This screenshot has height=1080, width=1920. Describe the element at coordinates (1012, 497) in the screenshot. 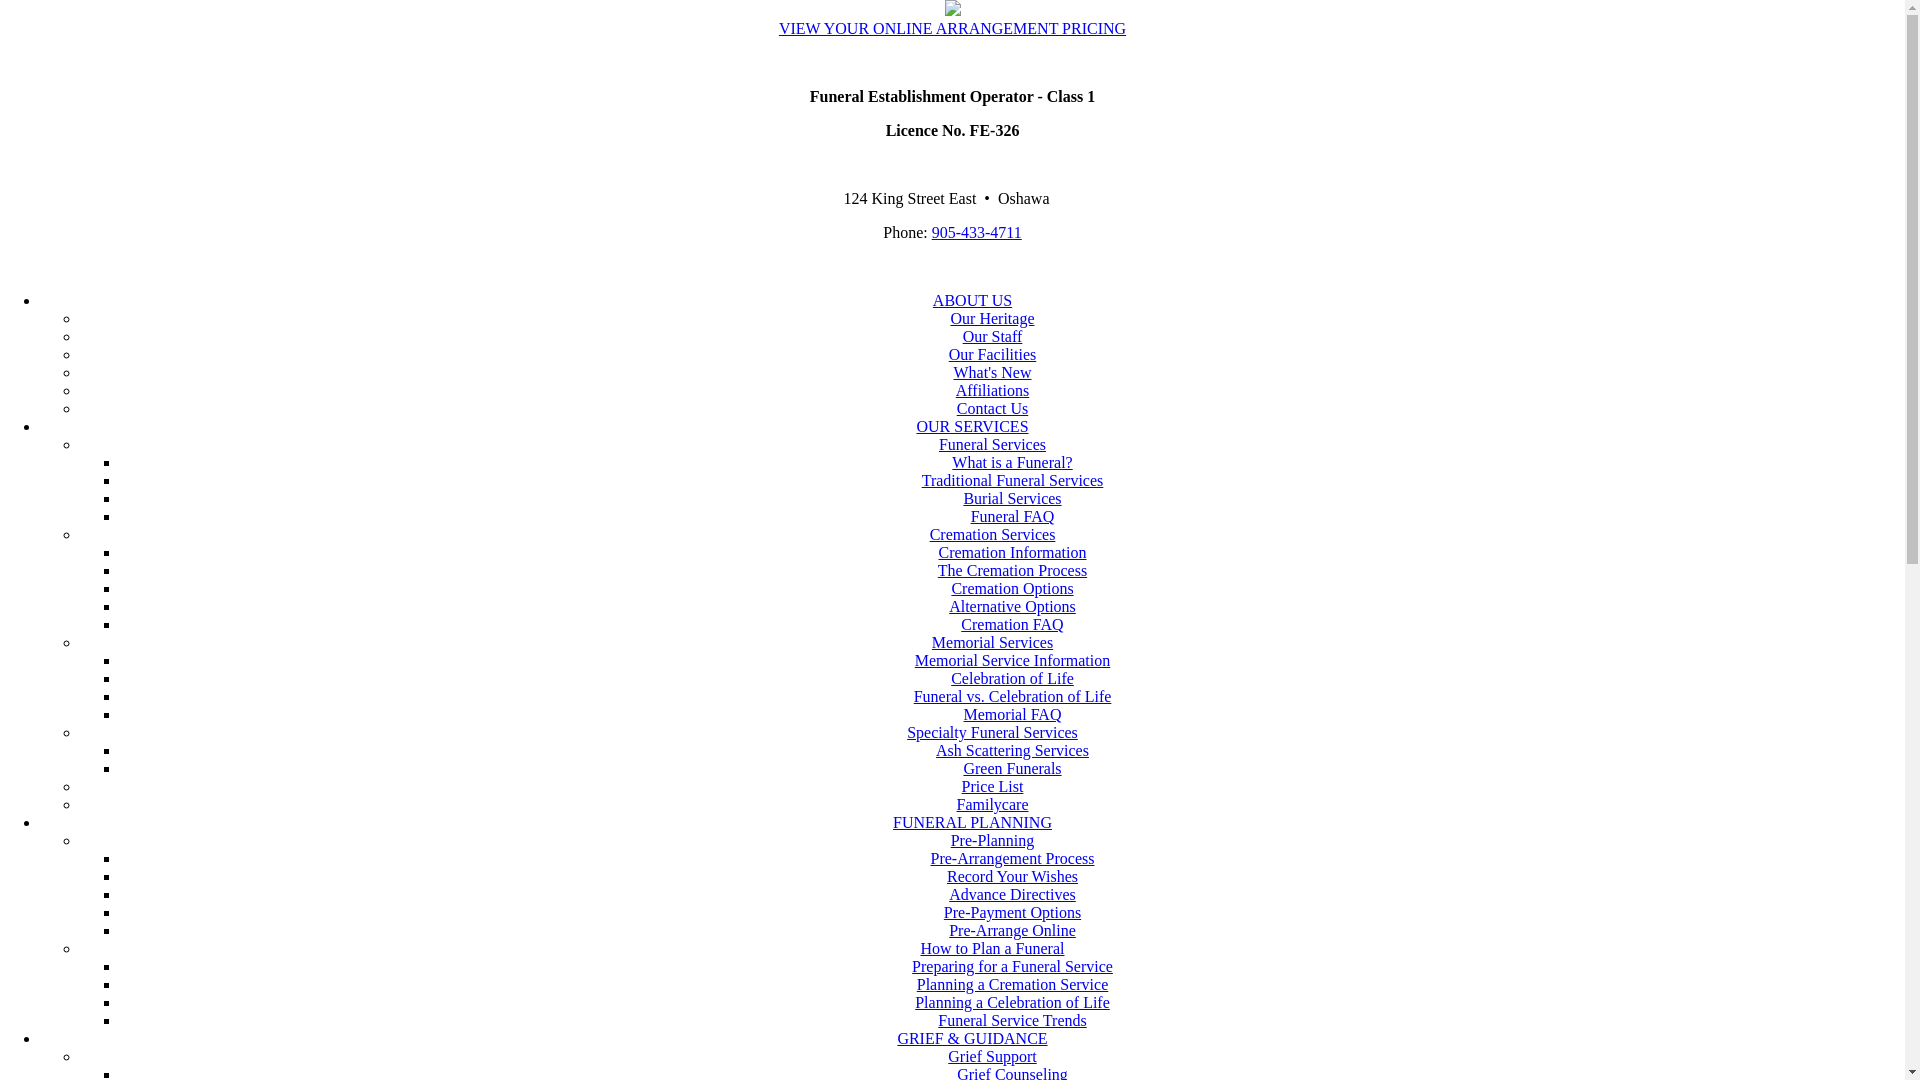

I see `'Burial Services'` at that location.